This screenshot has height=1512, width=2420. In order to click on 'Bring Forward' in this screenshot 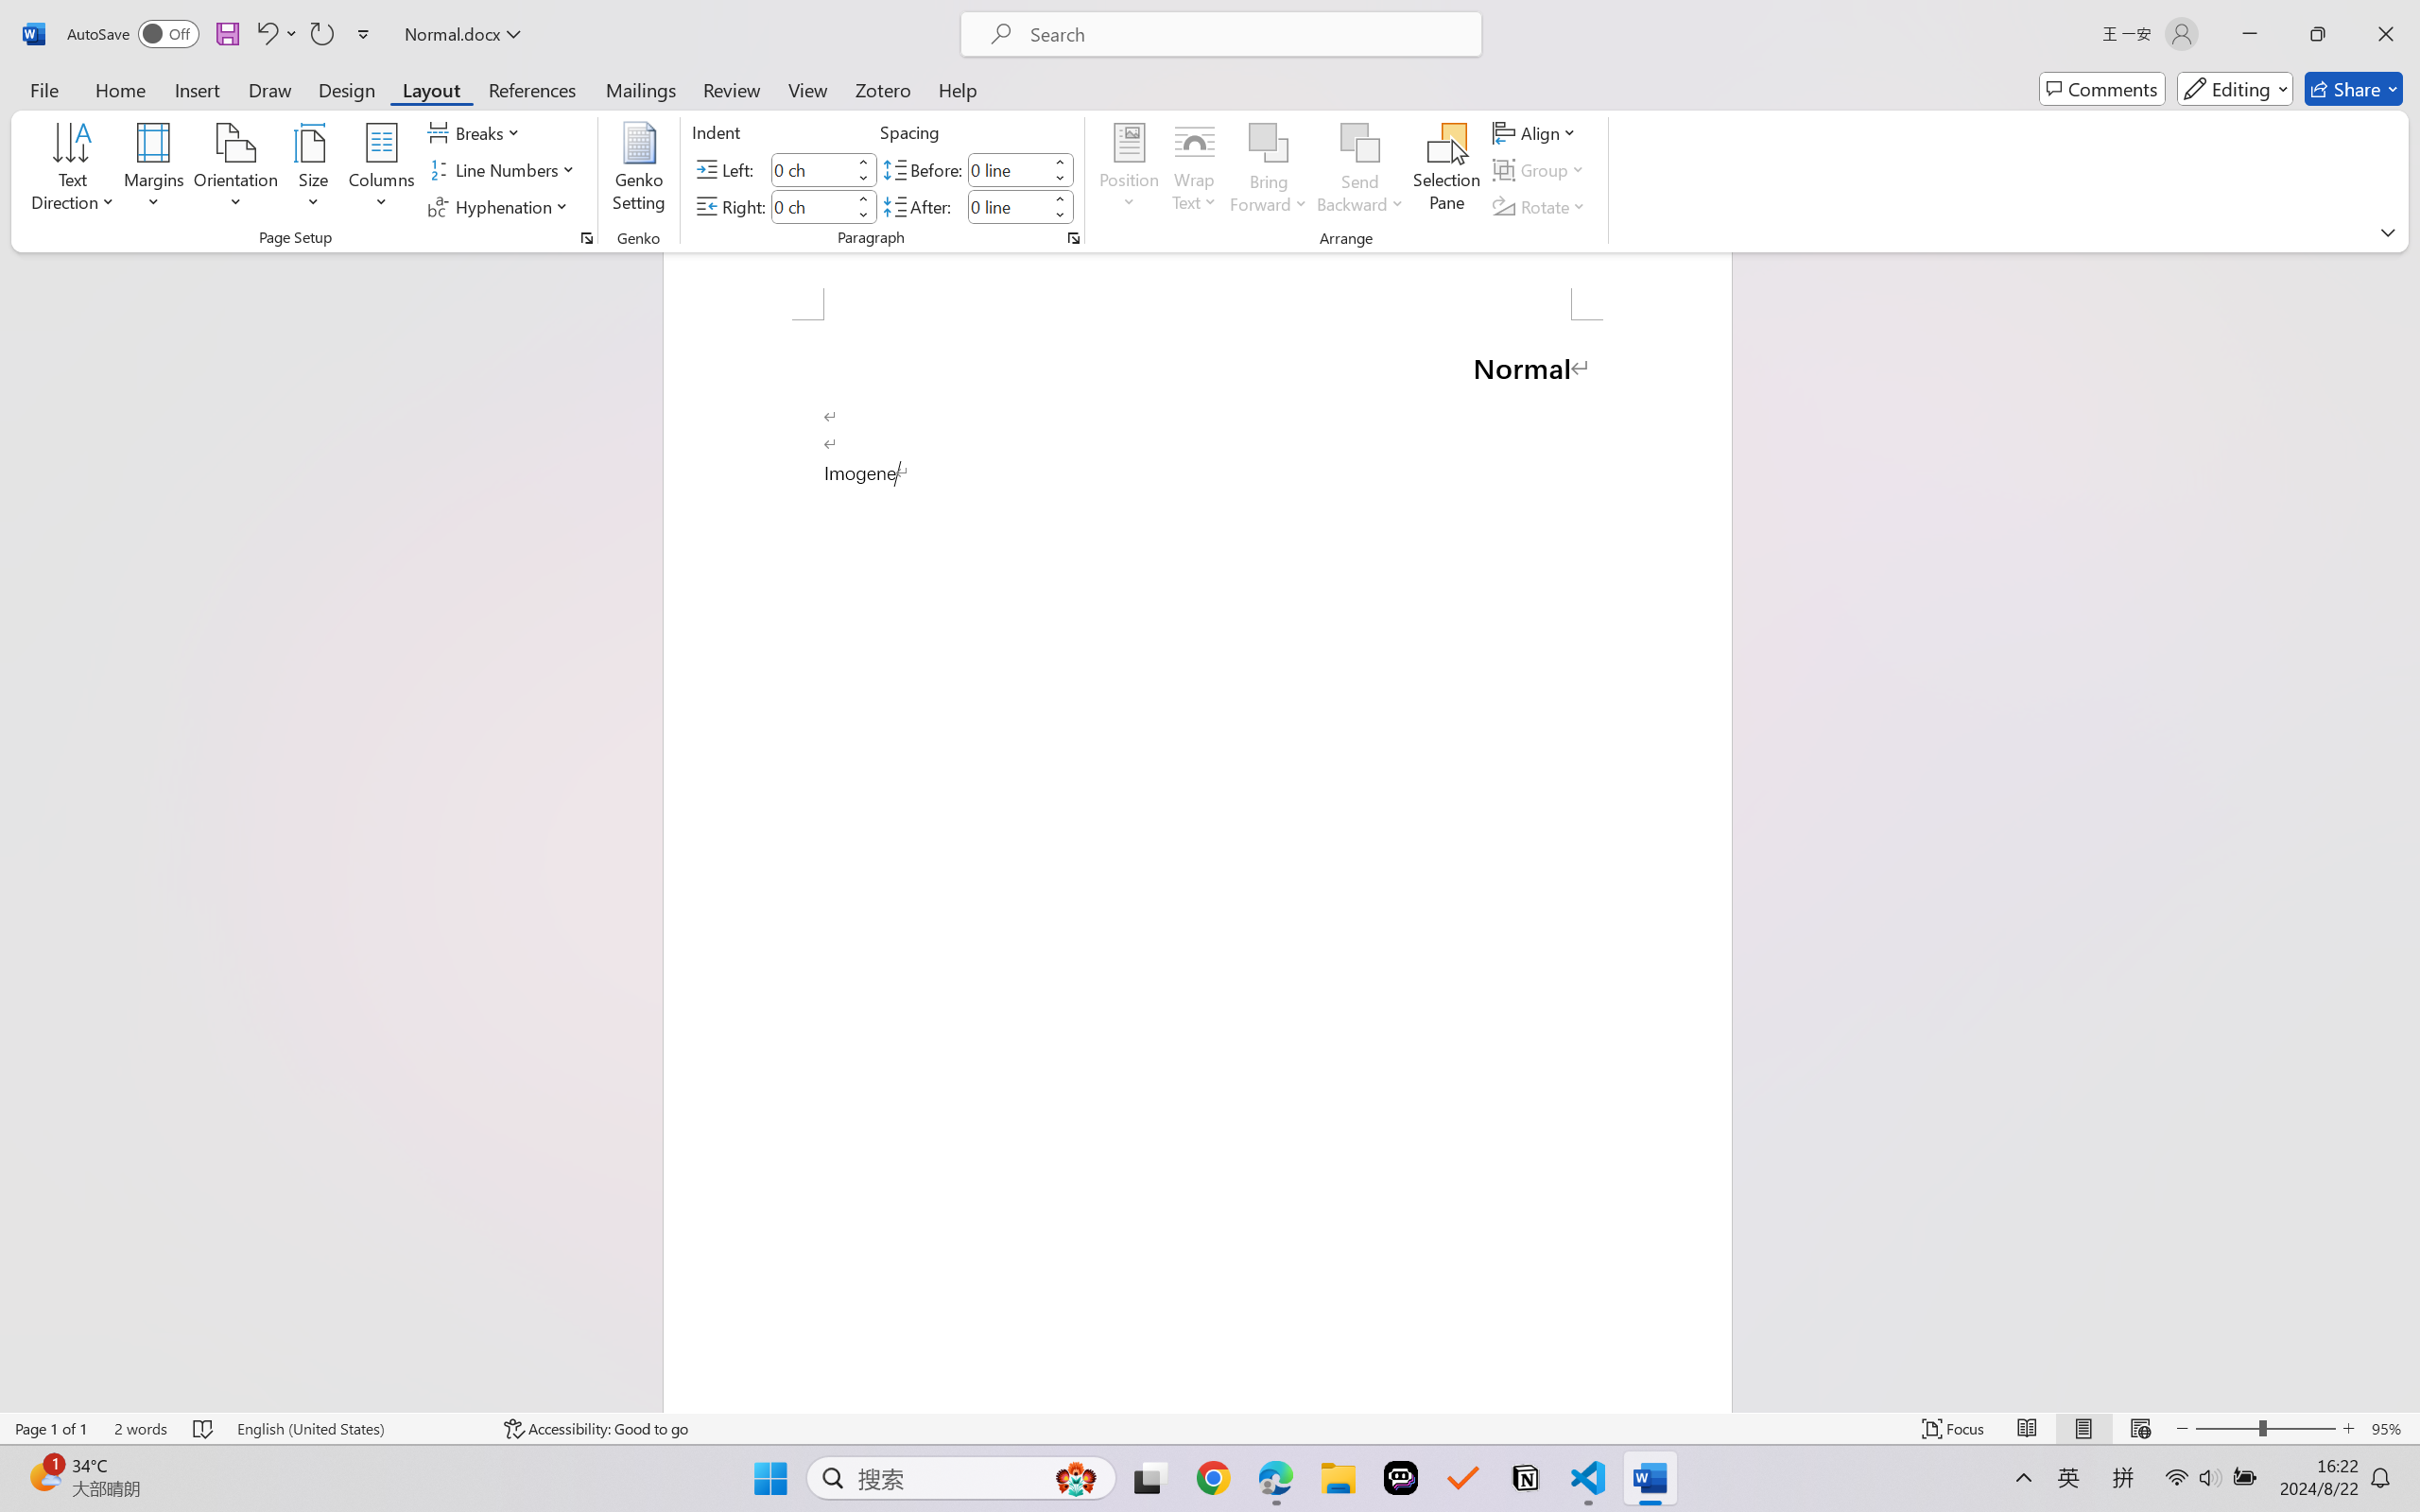, I will do `click(1269, 143)`.